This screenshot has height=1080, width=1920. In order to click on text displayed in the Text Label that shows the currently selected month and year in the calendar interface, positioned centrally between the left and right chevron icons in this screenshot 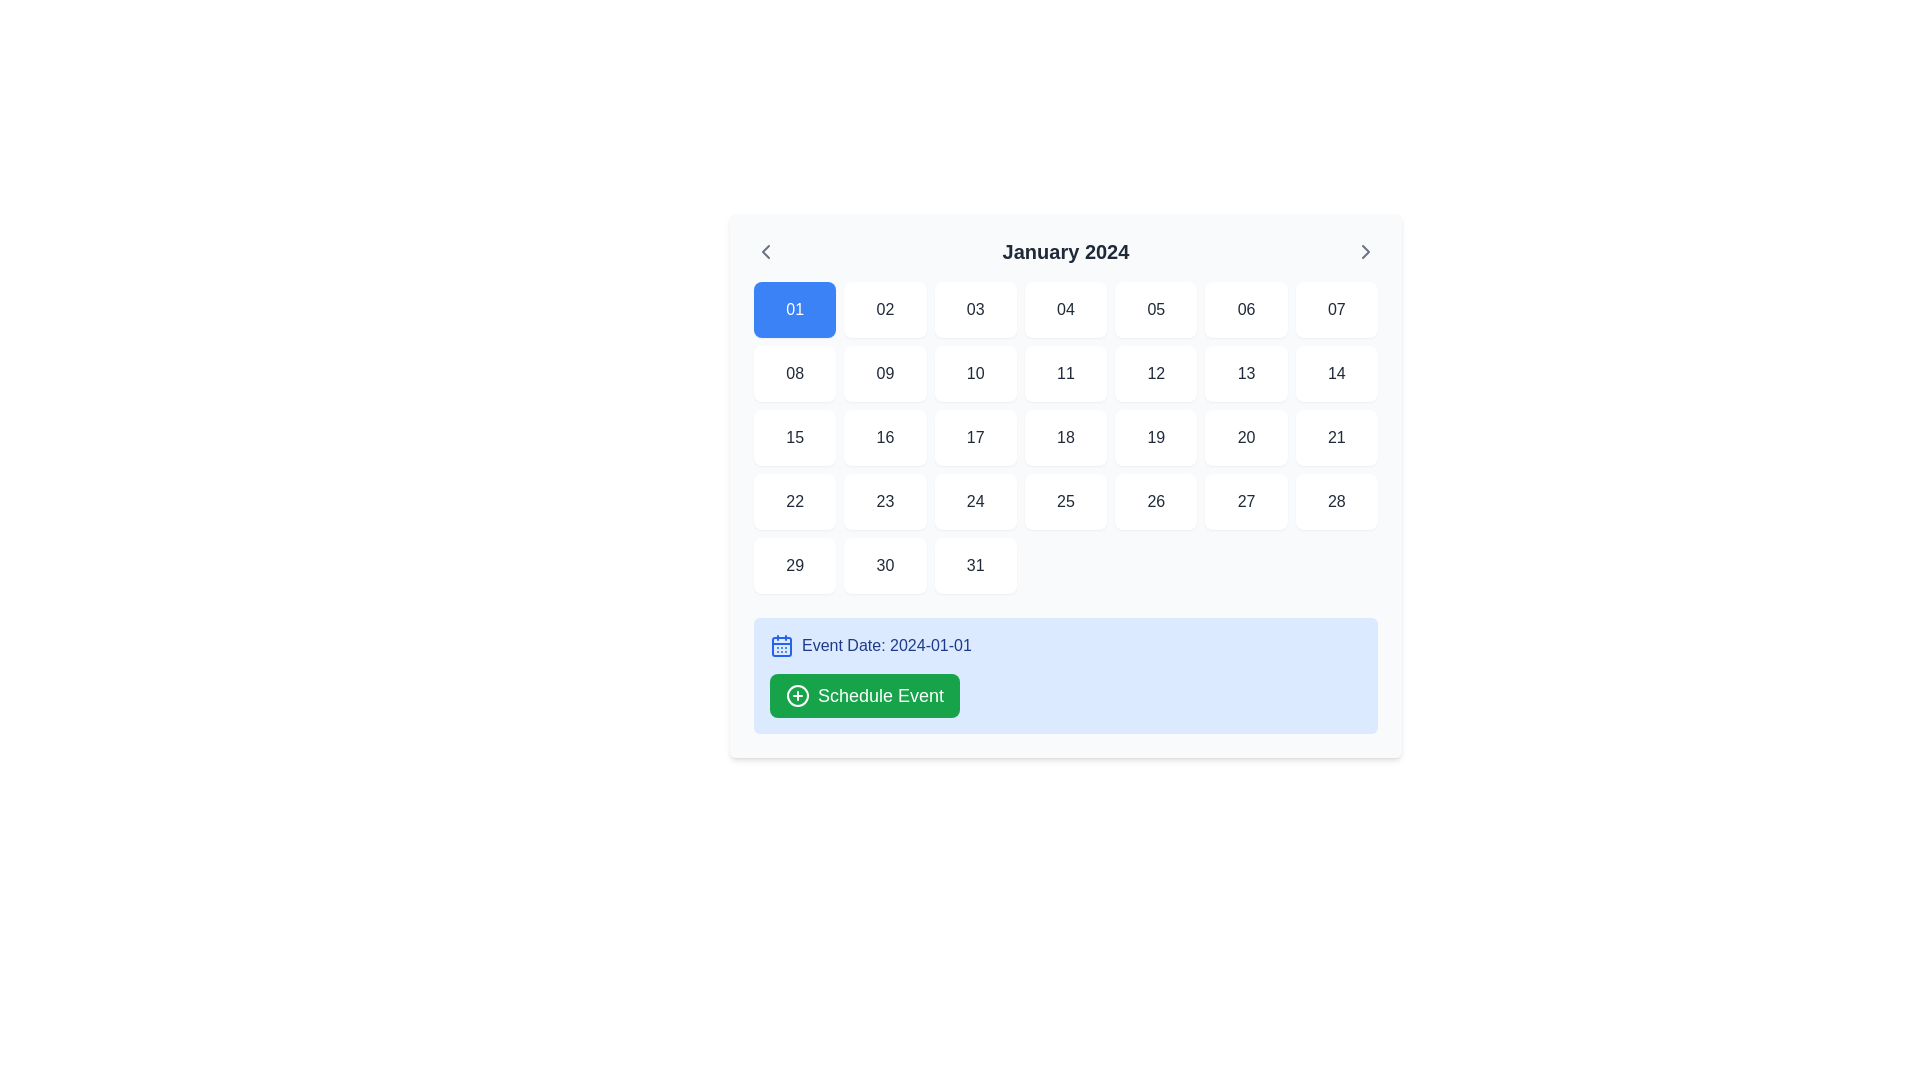, I will do `click(1064, 250)`.